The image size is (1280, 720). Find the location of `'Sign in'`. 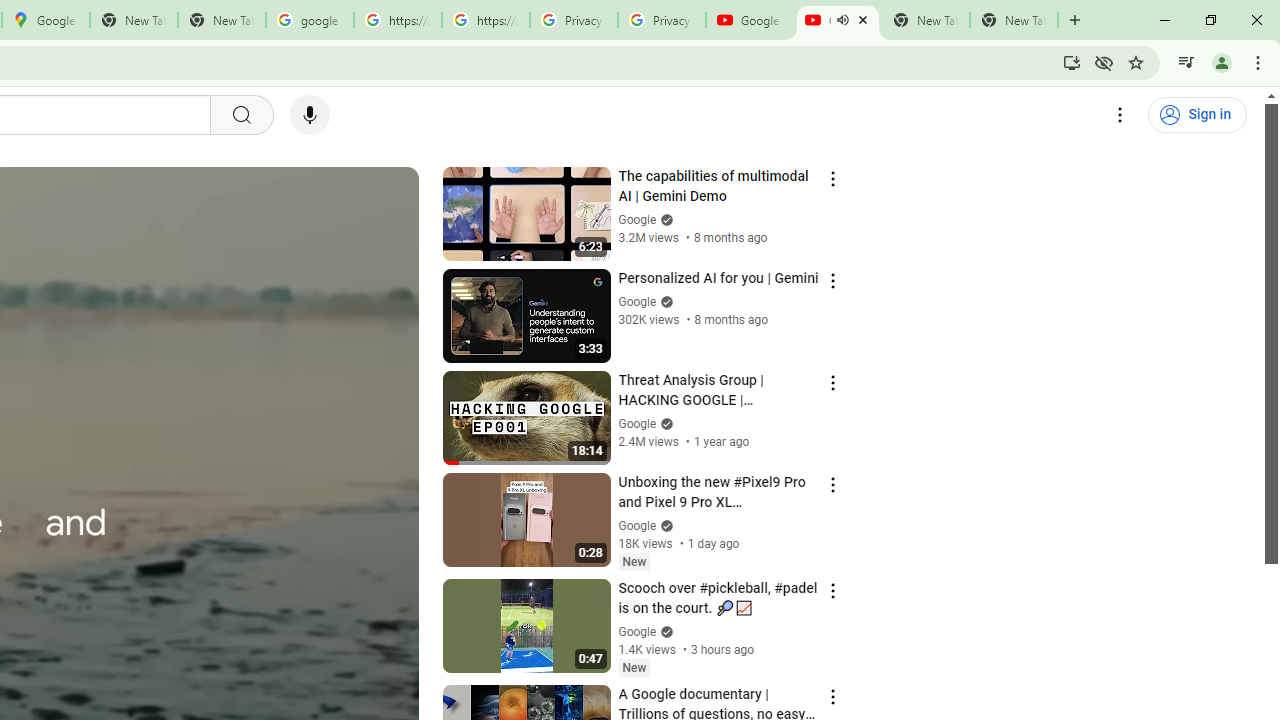

'Sign in' is located at coordinates (1197, 115).